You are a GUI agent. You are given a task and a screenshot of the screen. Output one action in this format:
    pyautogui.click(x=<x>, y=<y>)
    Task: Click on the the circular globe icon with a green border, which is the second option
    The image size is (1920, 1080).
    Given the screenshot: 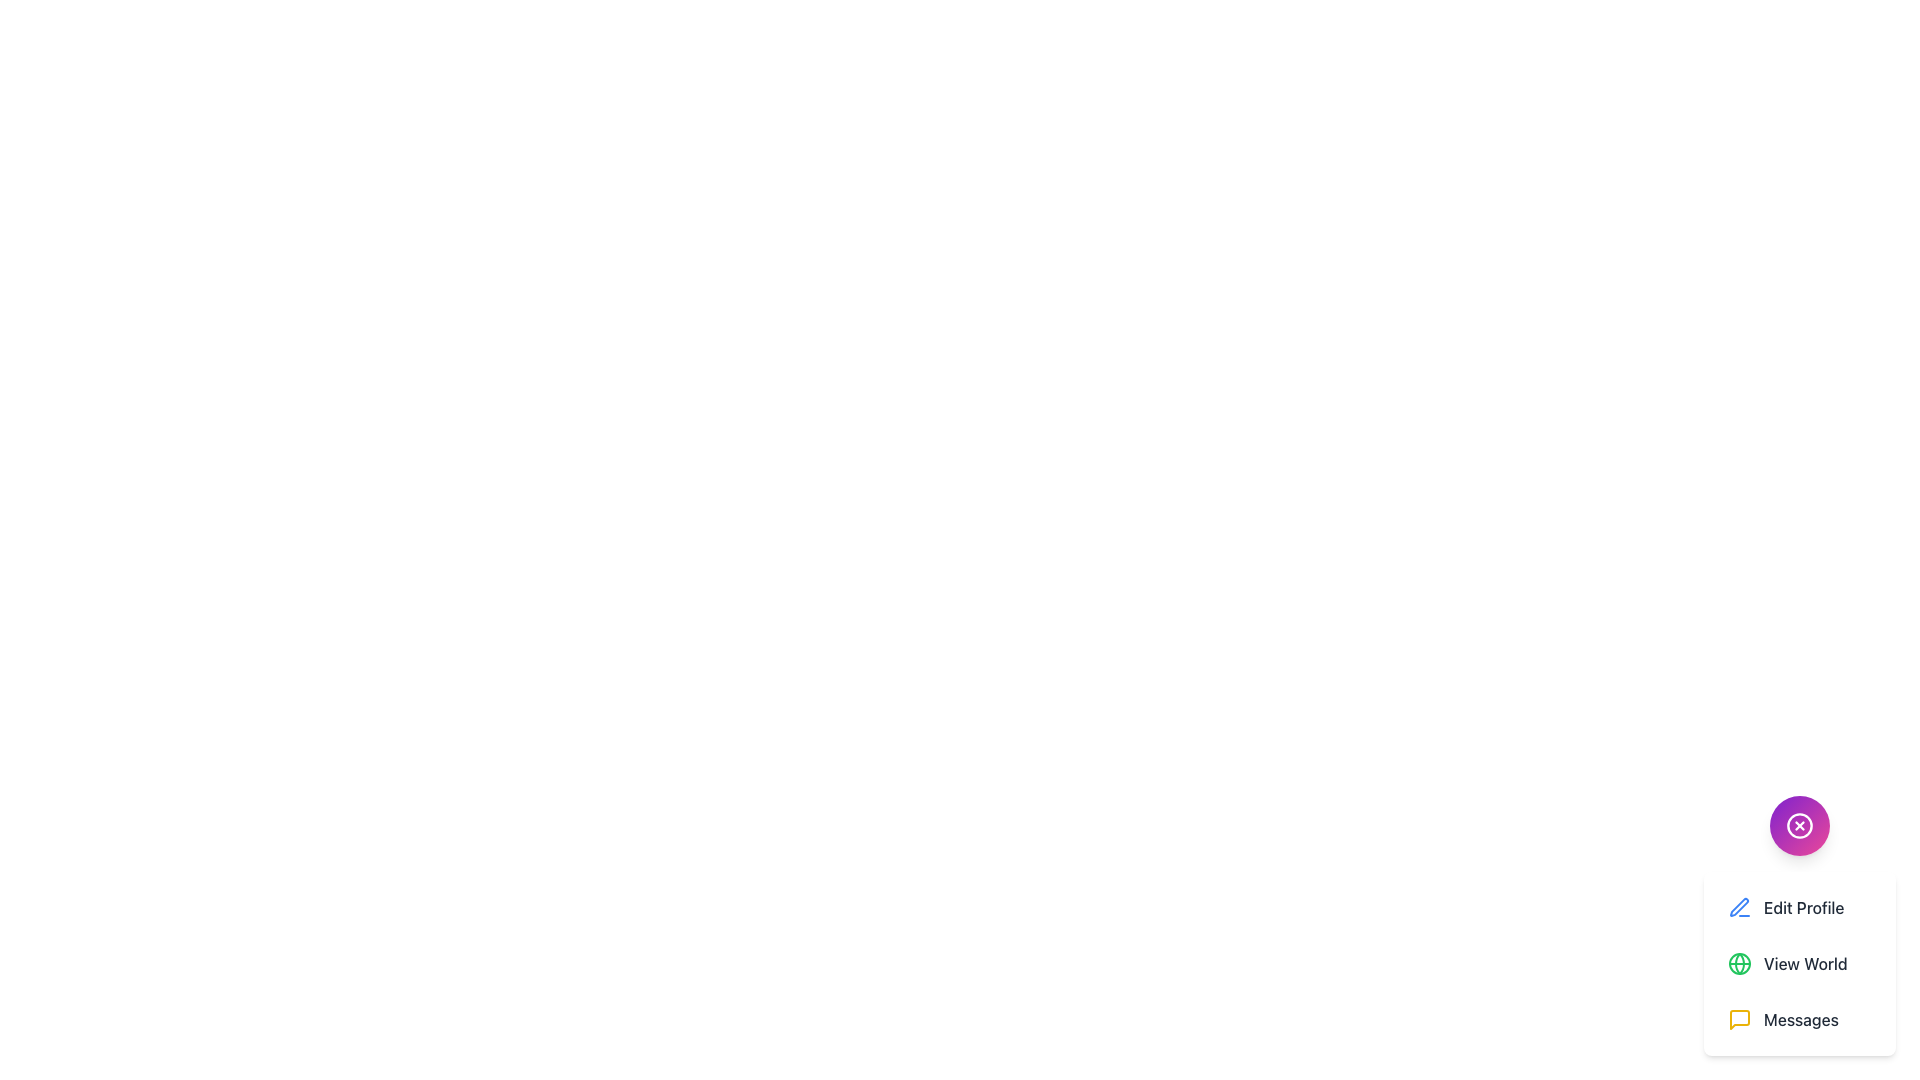 What is the action you would take?
    pyautogui.click(x=1738, y=963)
    